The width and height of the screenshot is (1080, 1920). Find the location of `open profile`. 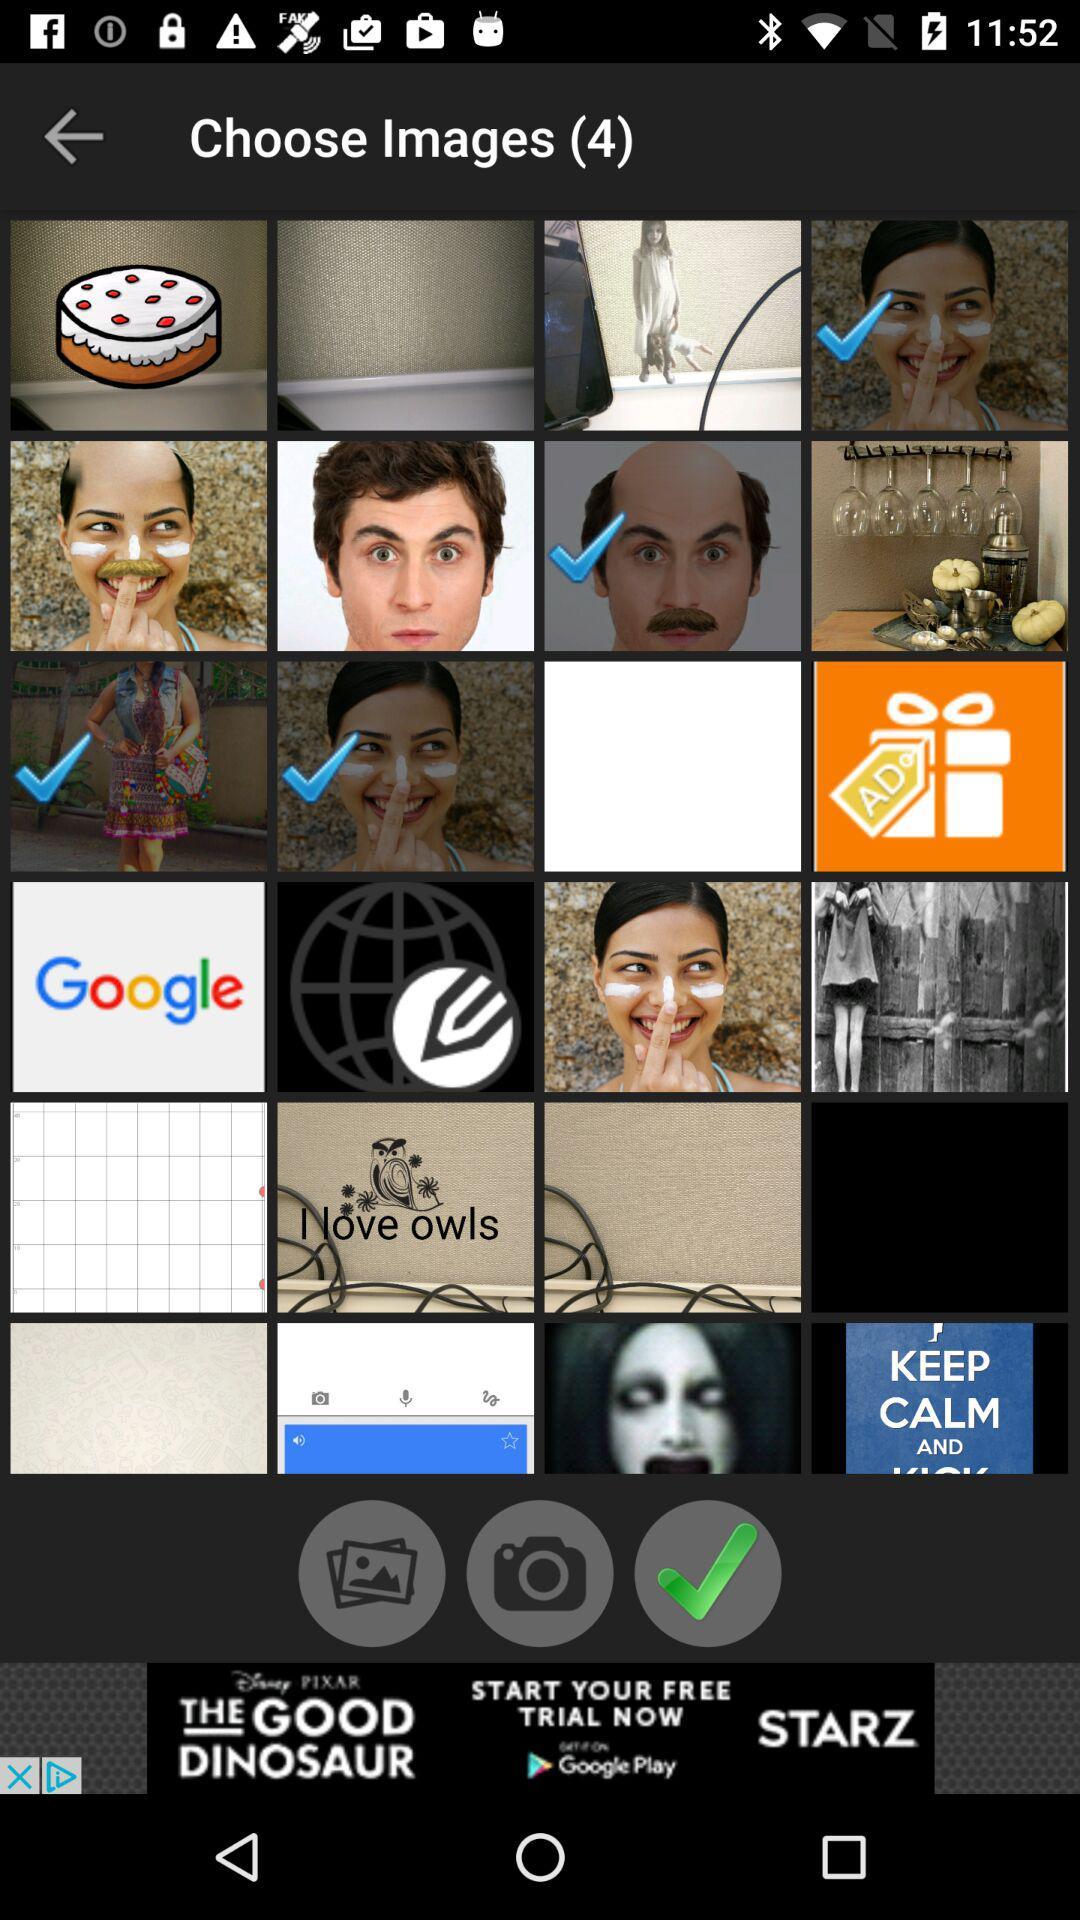

open profile is located at coordinates (939, 1206).